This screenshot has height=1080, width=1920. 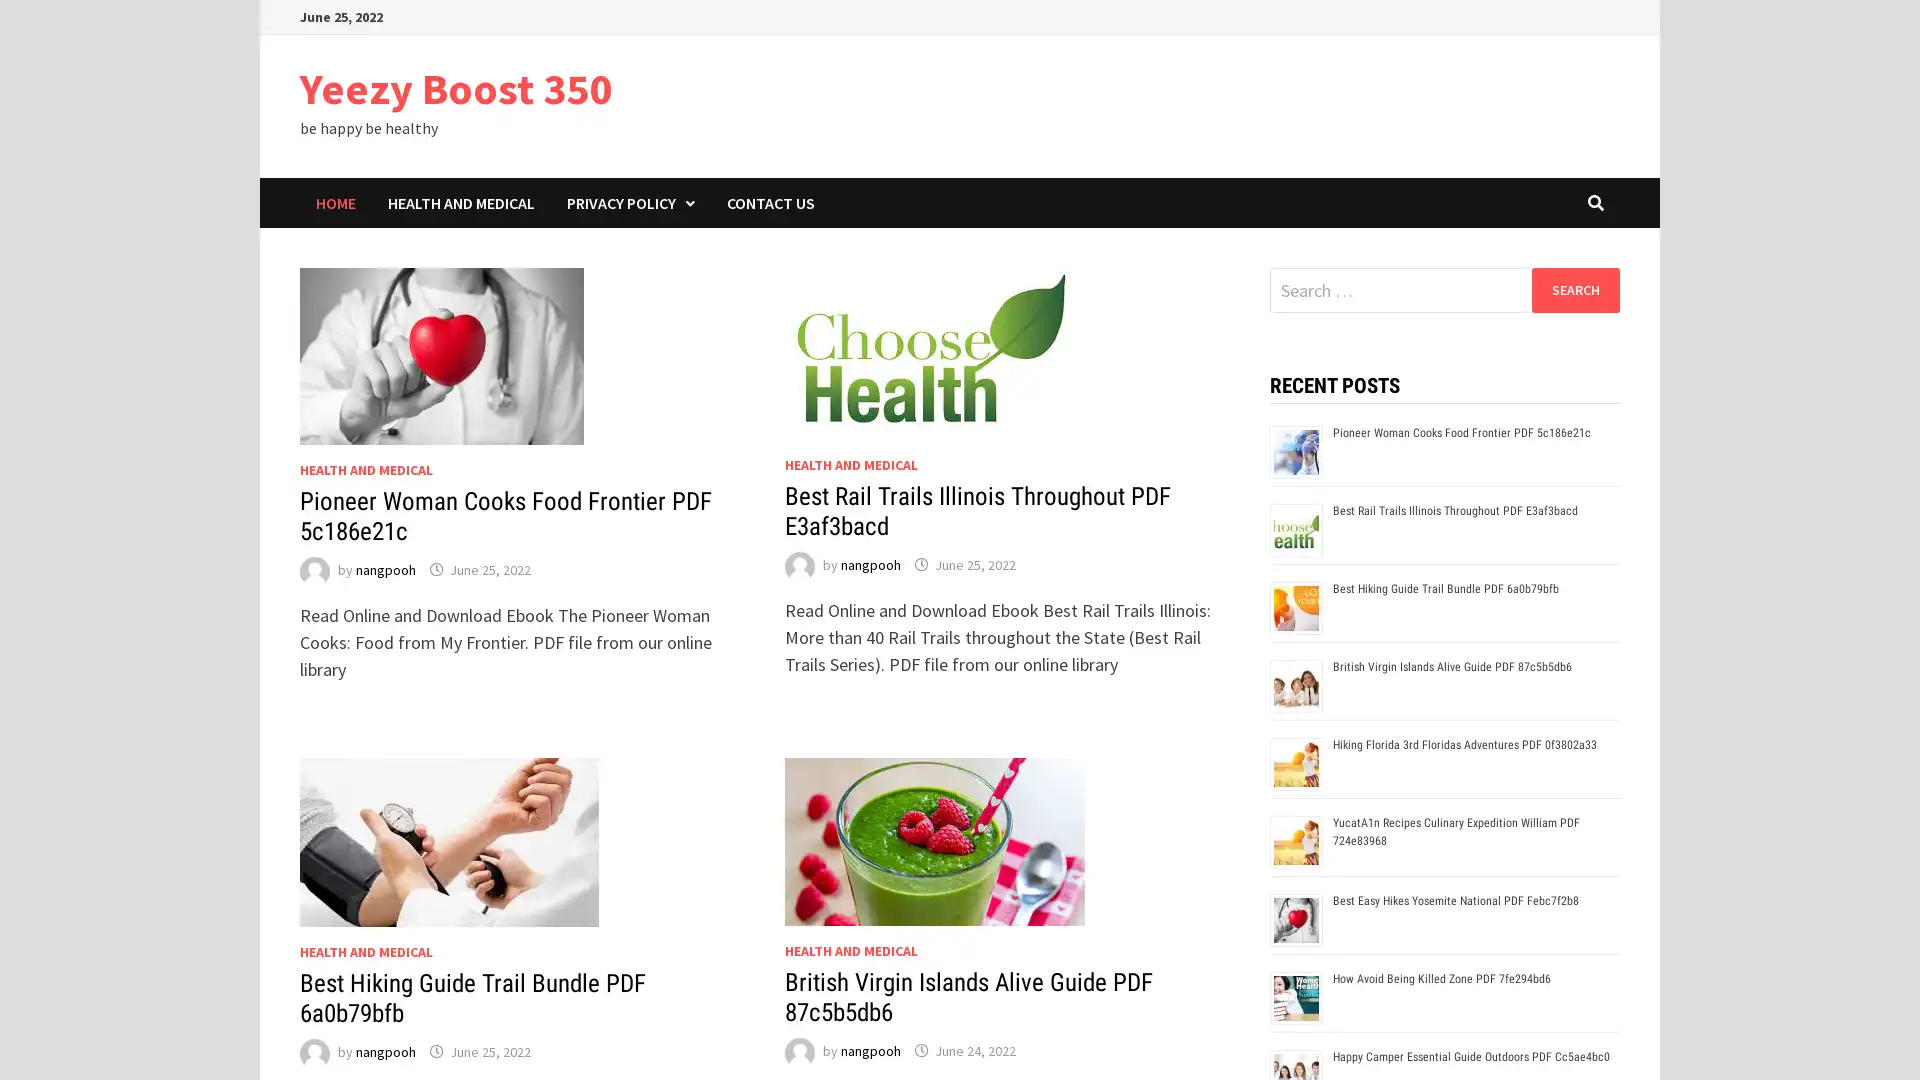 I want to click on Search, so click(x=1574, y=289).